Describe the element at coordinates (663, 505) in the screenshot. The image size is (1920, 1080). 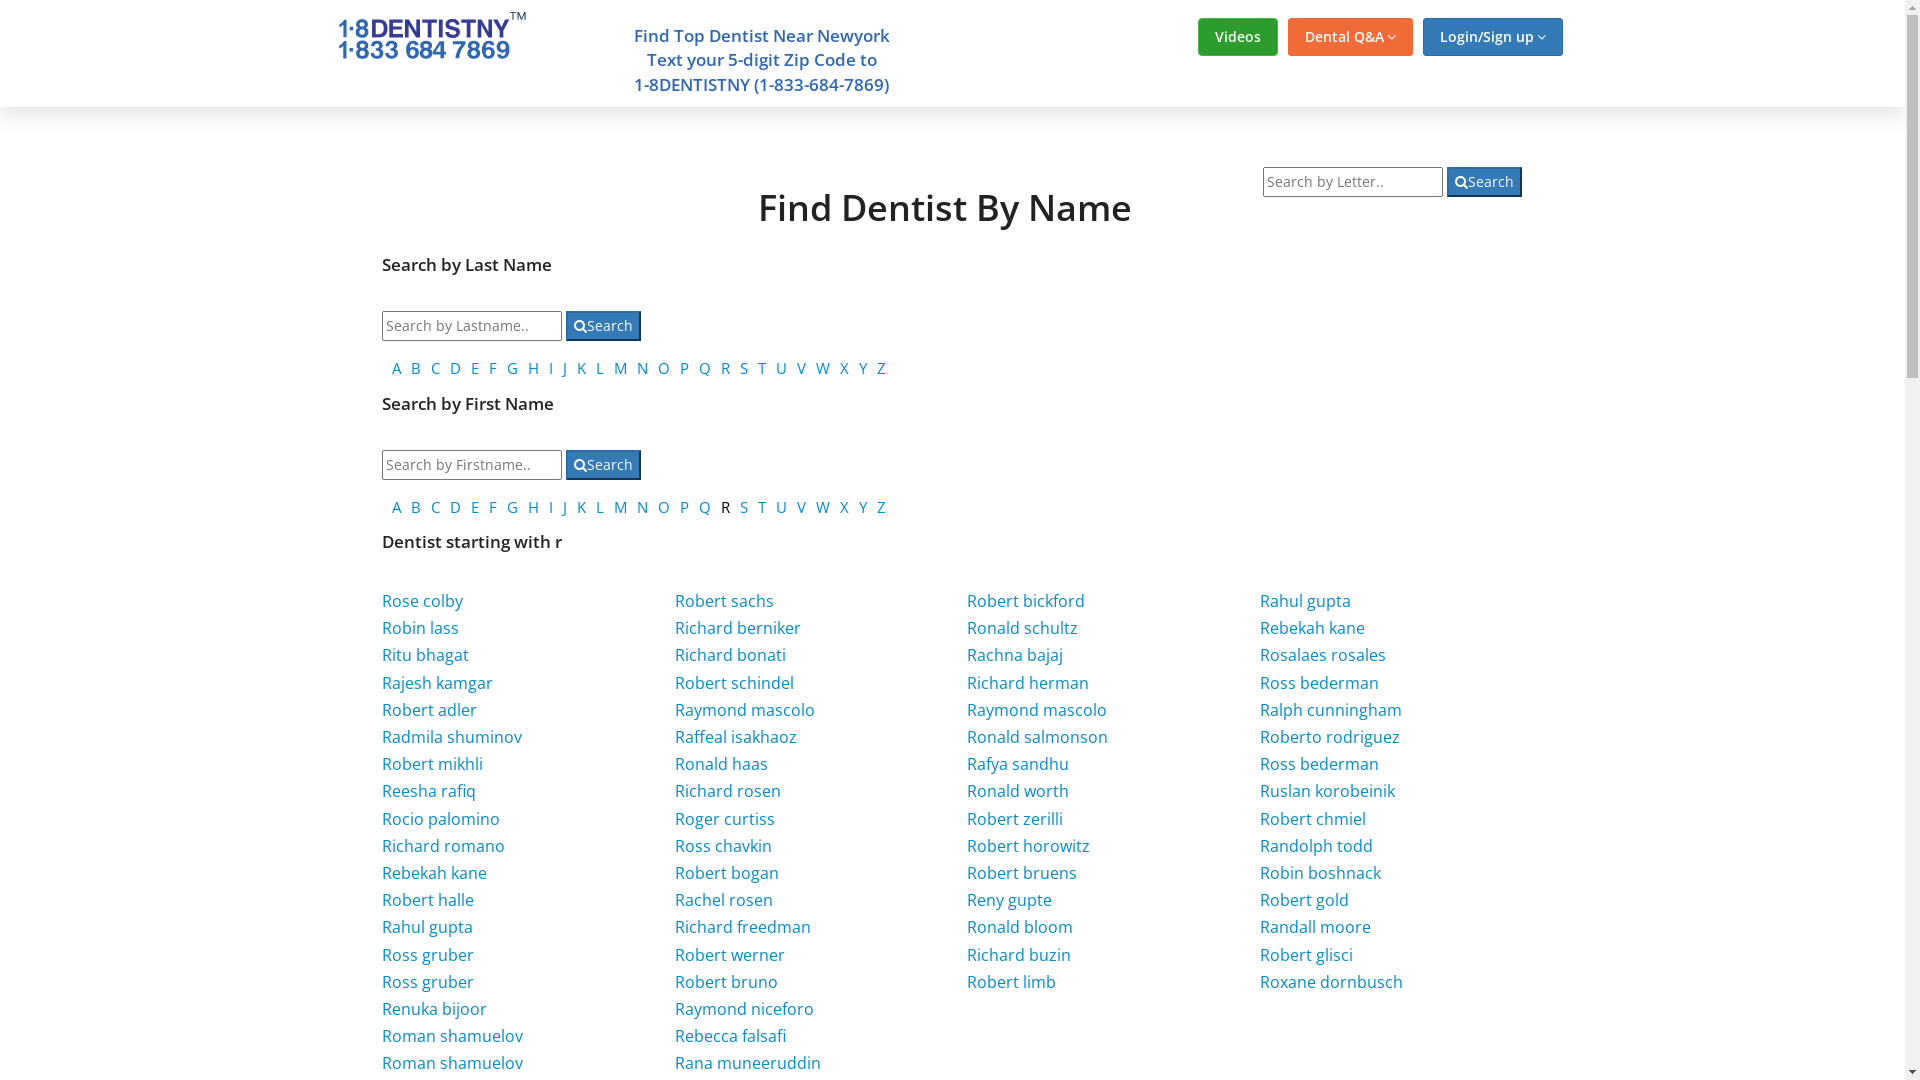
I see `'O'` at that location.